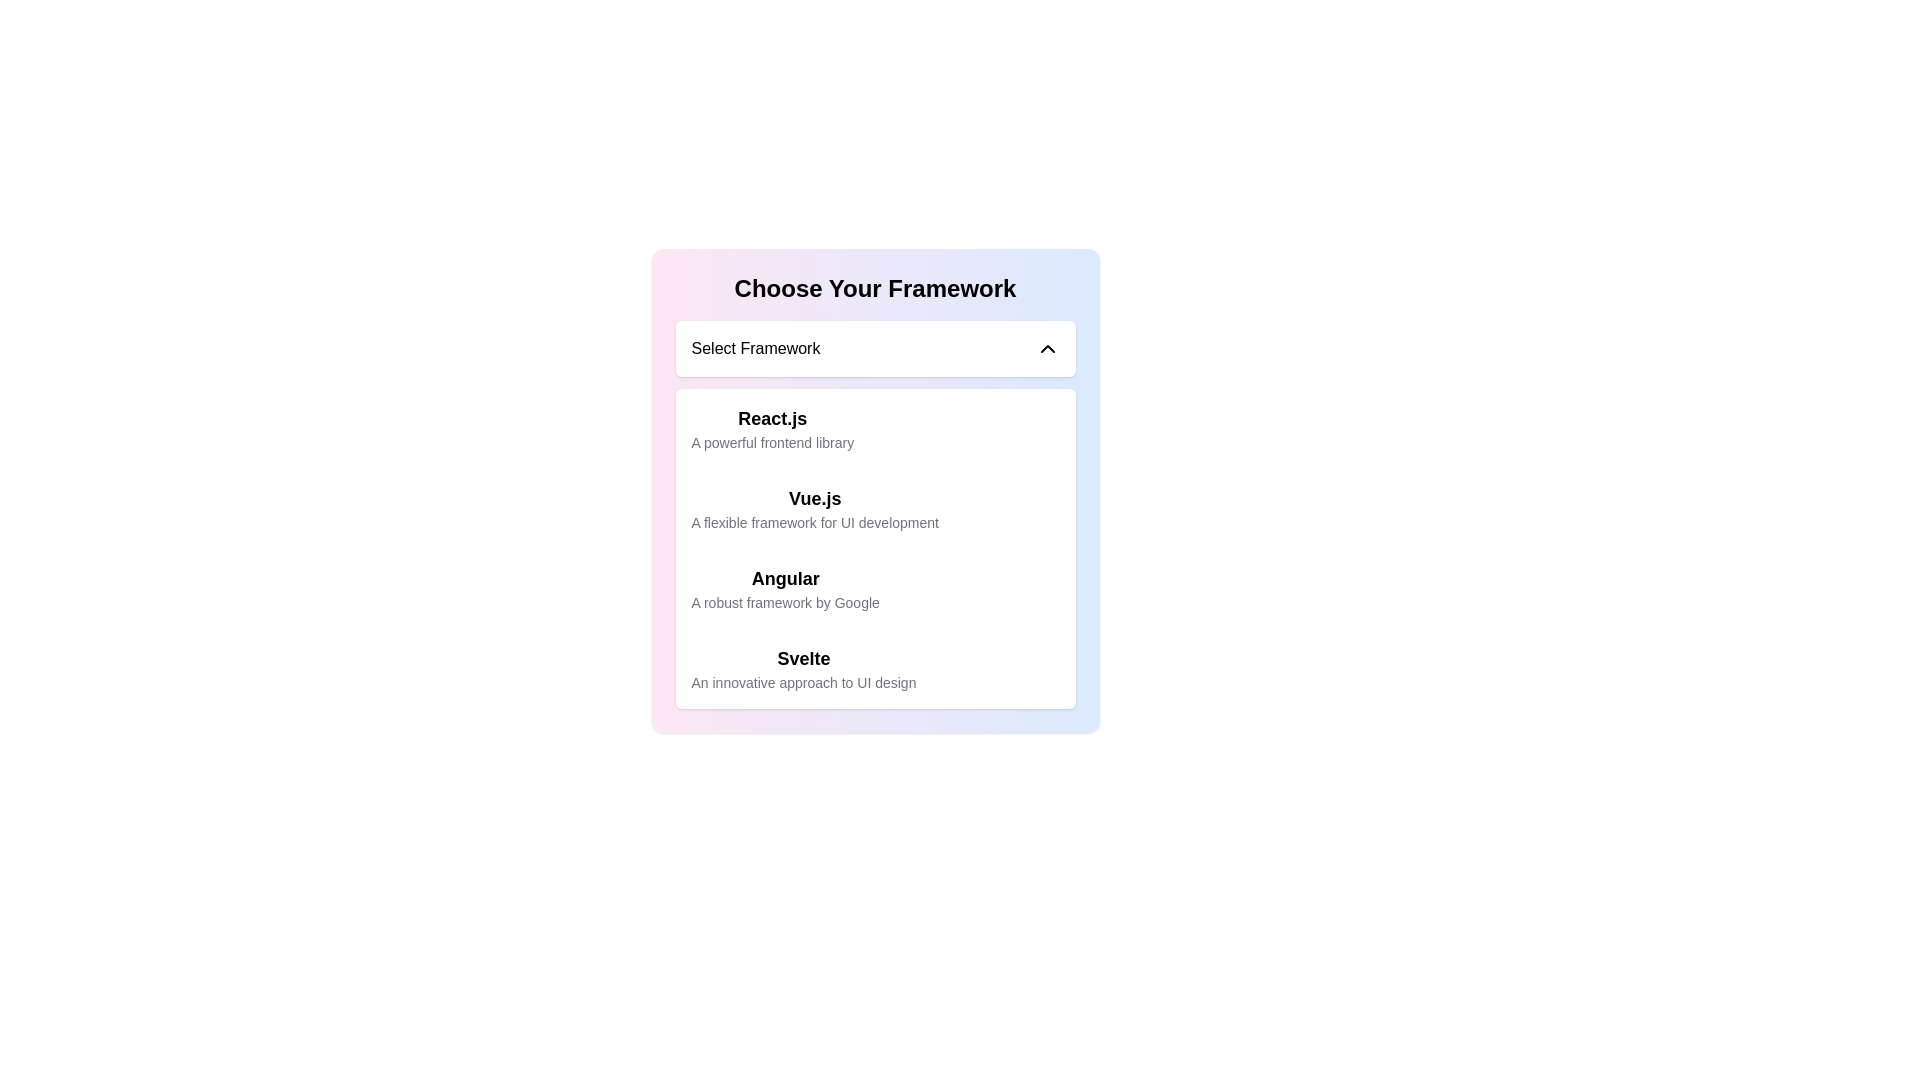  Describe the element at coordinates (771, 427) in the screenshot. I see `the List item with the title 'React.js' and the description 'A powerful frontend library'` at that location.